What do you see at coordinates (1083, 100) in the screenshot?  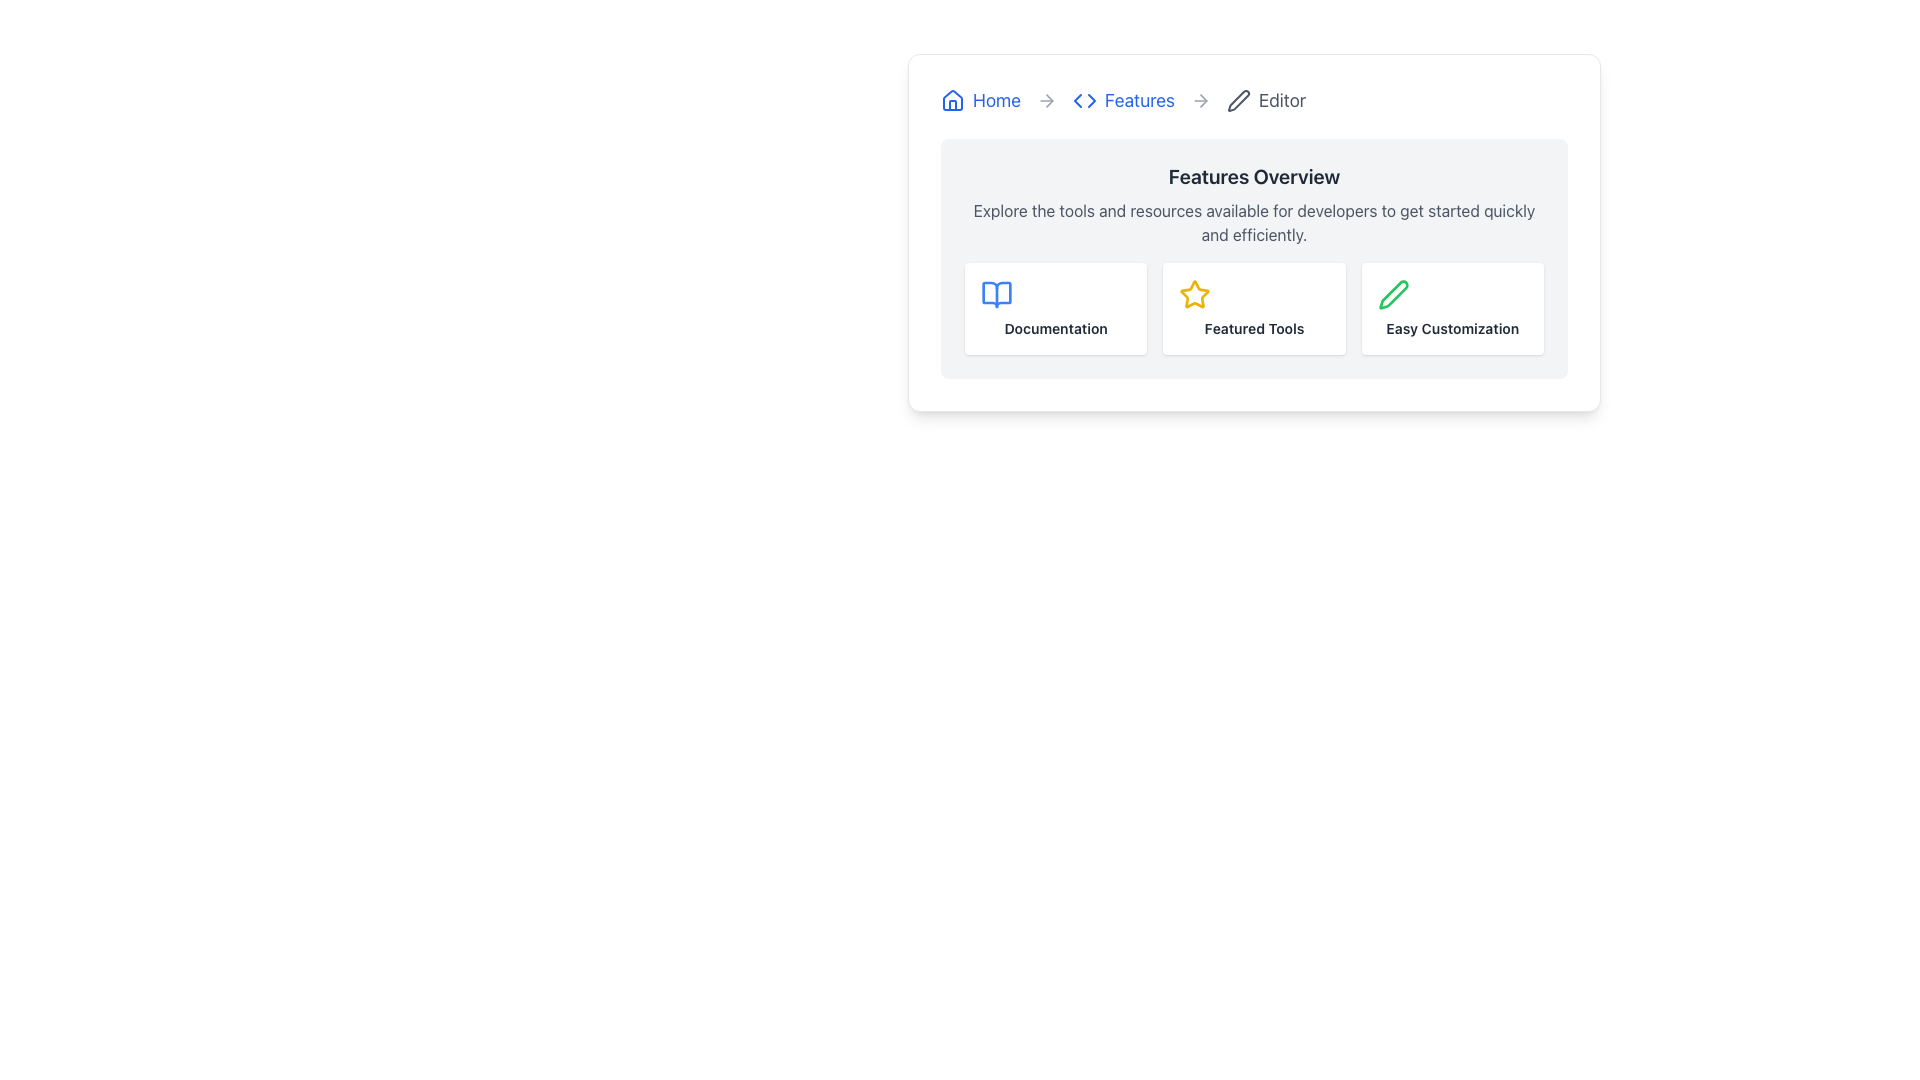 I see `the SVG-based icon shaped like directional arrows ('<' and '>') with a blue stroke color, located in the breadcrumb navigation bar next to the 'Features' text link` at bounding box center [1083, 100].